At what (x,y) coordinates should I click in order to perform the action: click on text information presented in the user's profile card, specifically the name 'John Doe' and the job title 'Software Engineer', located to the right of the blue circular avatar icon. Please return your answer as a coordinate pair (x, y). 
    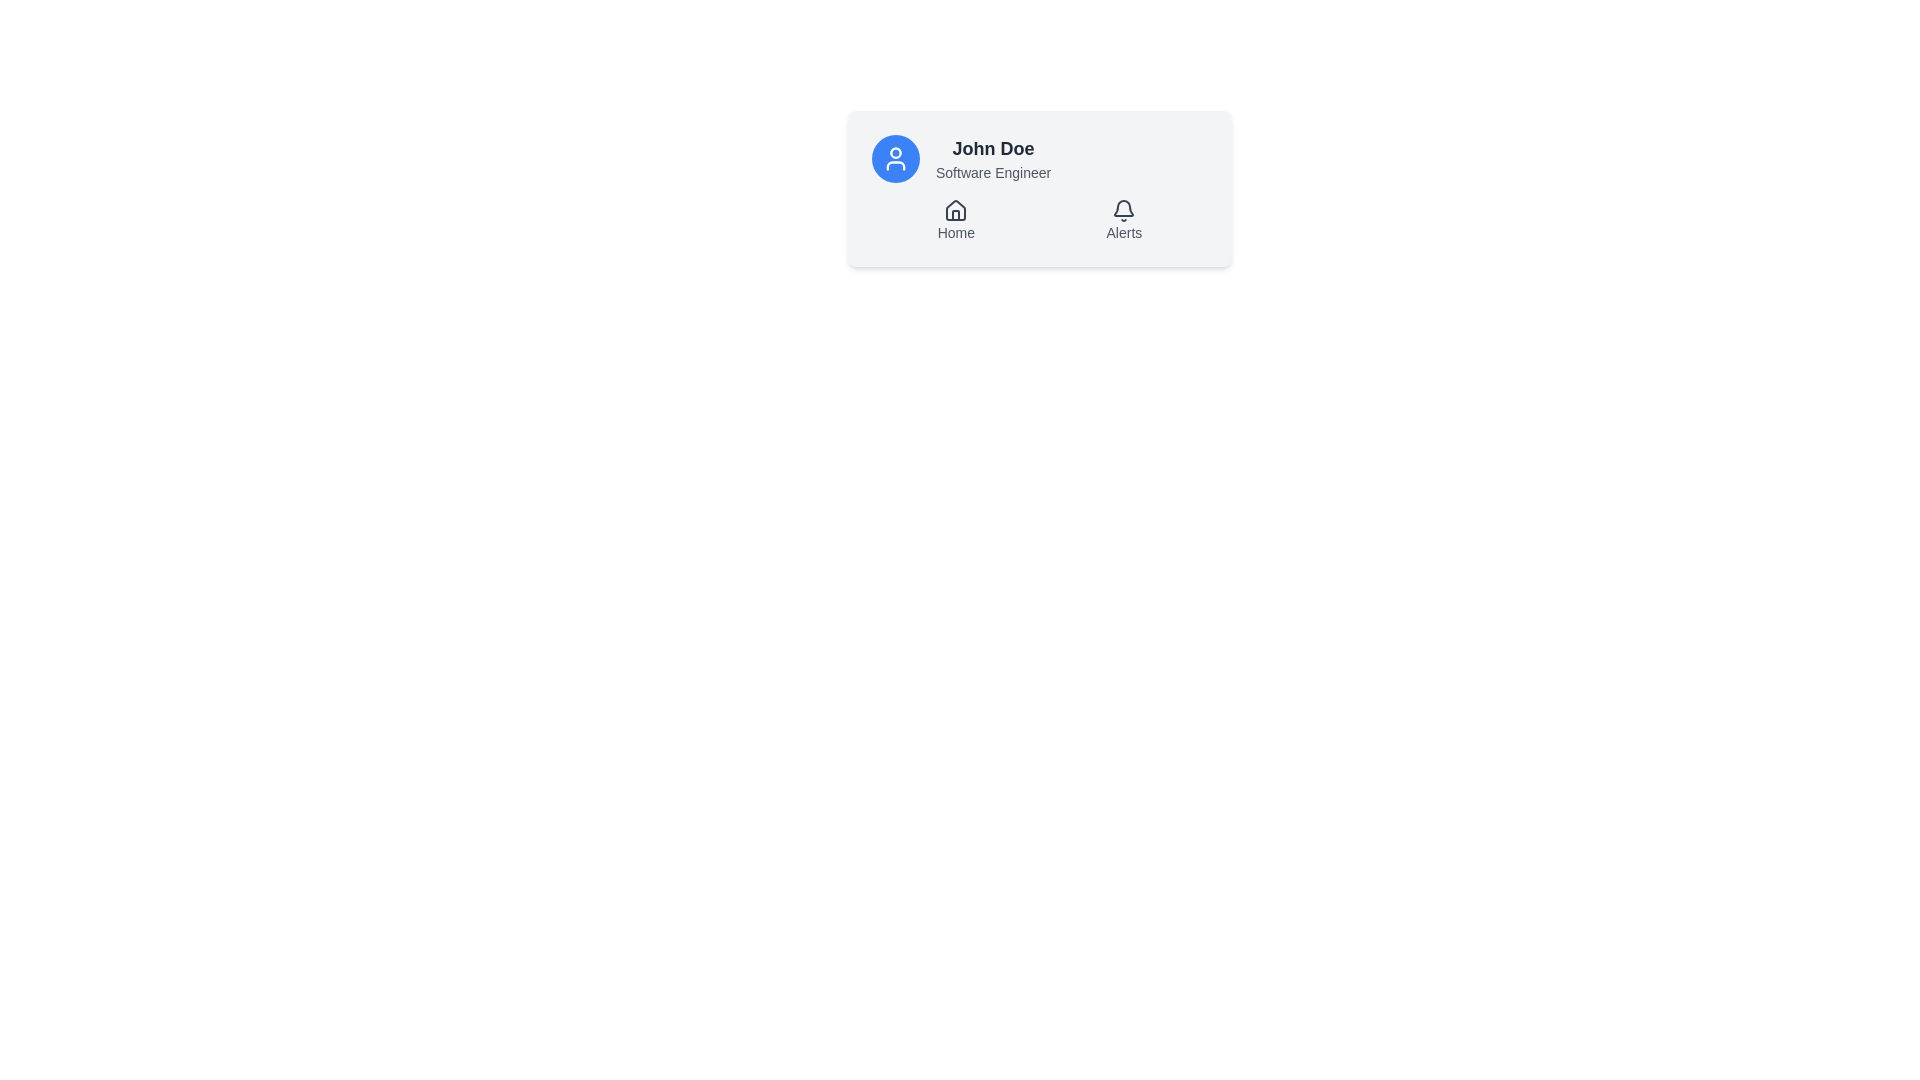
    Looking at the image, I should click on (993, 157).